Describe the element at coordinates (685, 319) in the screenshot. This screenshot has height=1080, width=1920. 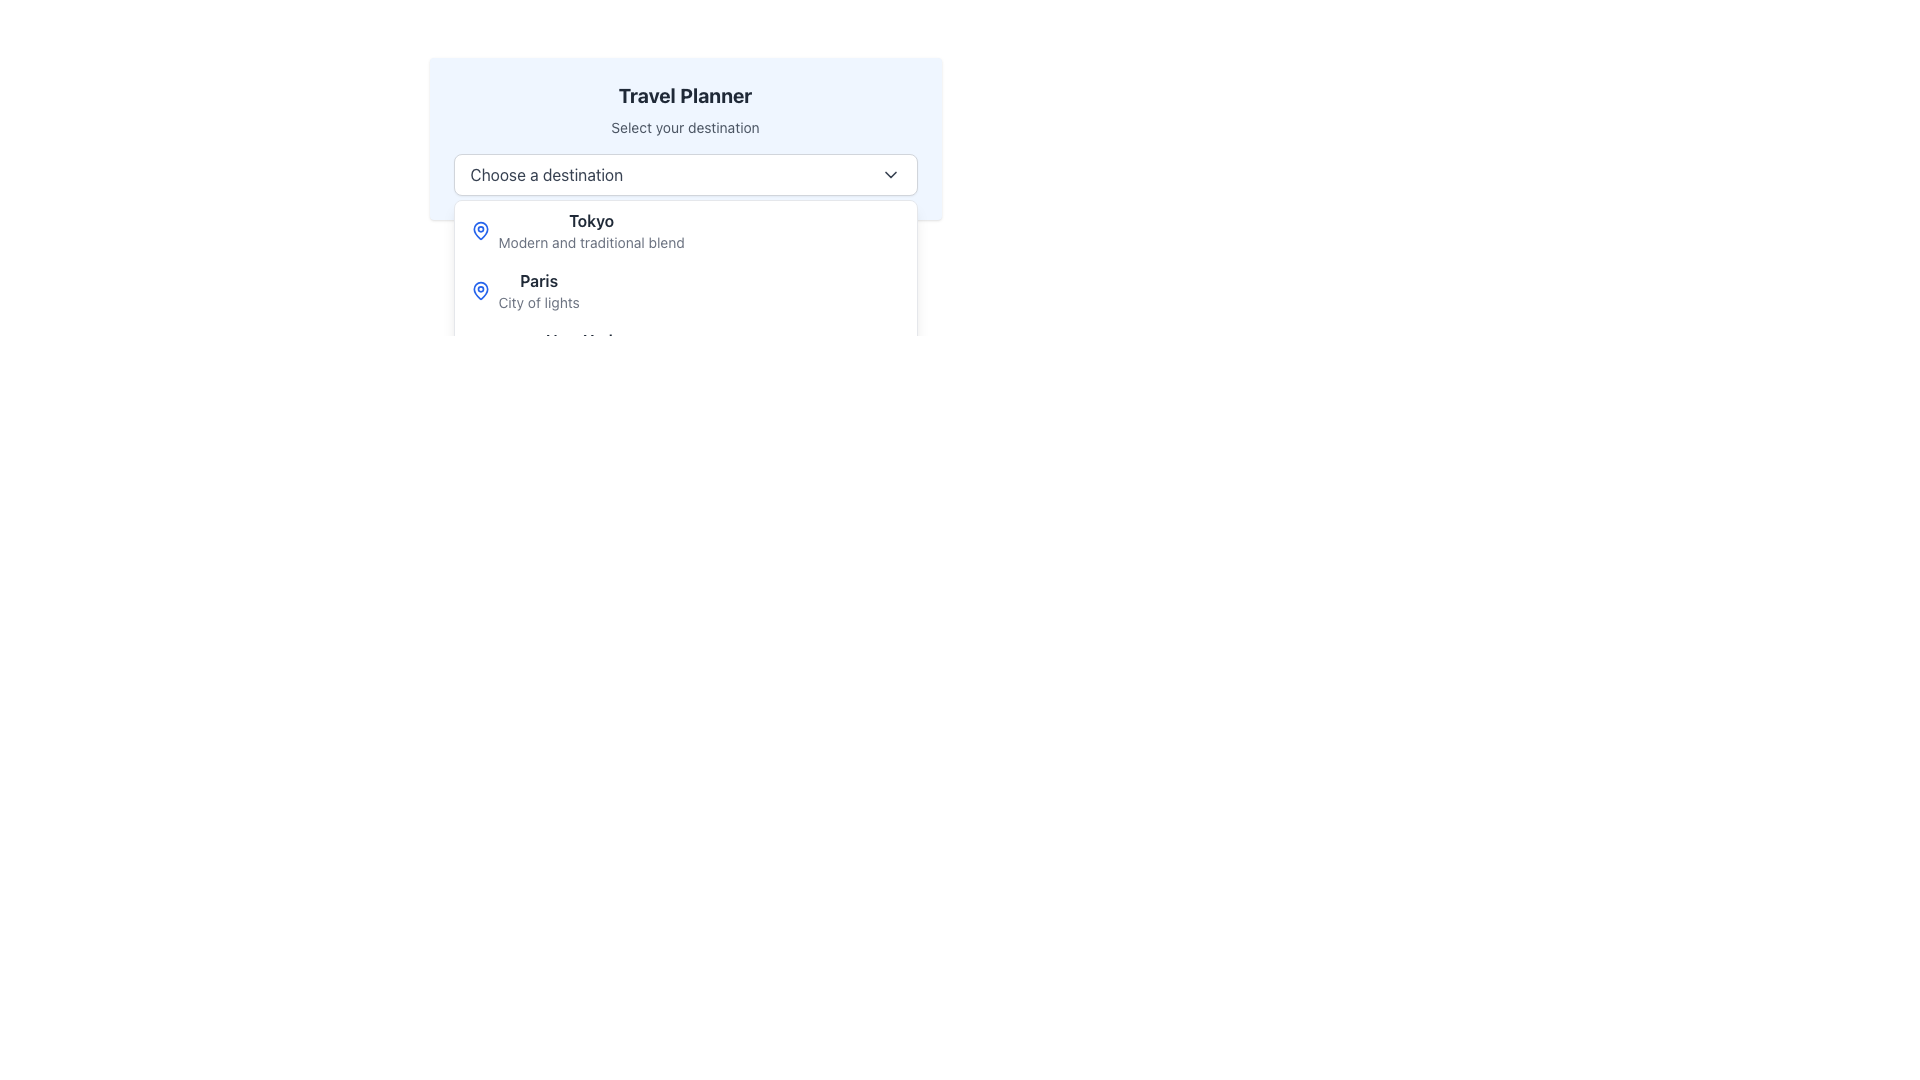
I see `the entry in the dropdown panel` at that location.